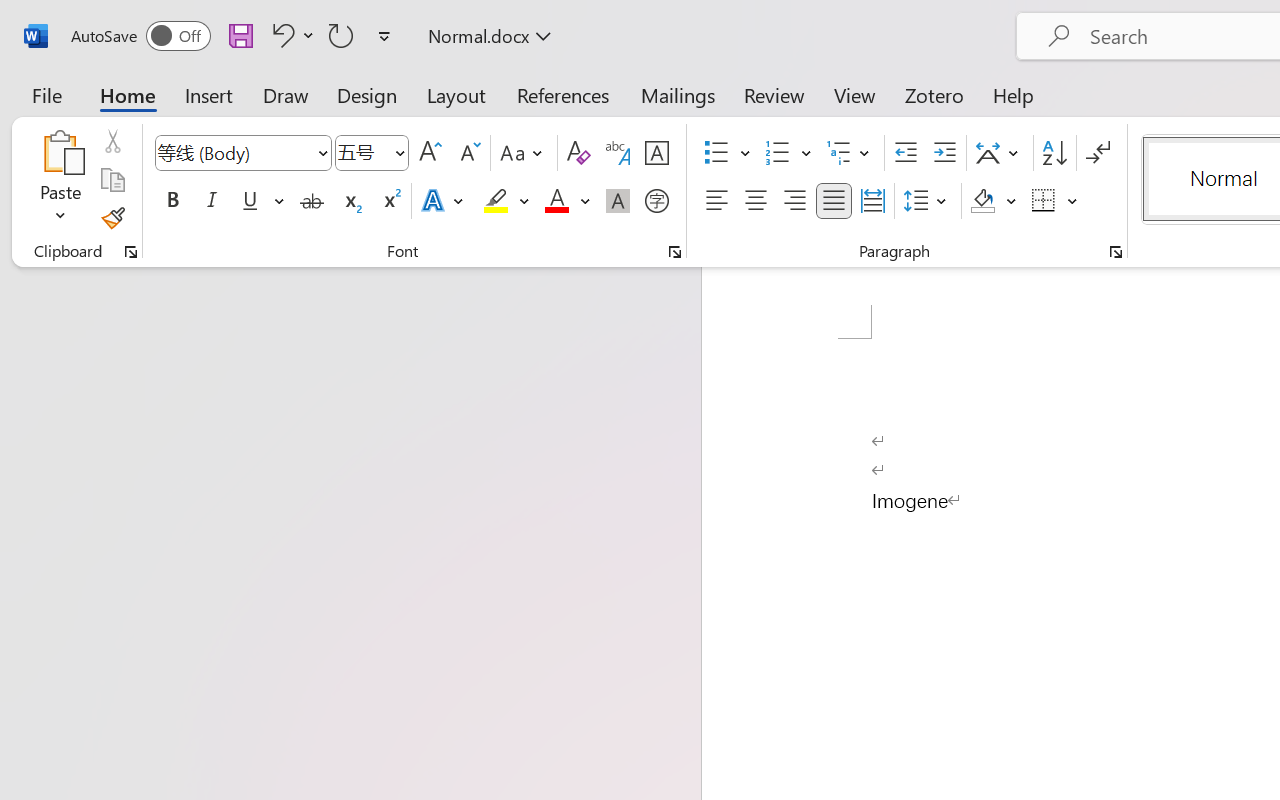  I want to click on 'Multilevel List', so click(850, 153).